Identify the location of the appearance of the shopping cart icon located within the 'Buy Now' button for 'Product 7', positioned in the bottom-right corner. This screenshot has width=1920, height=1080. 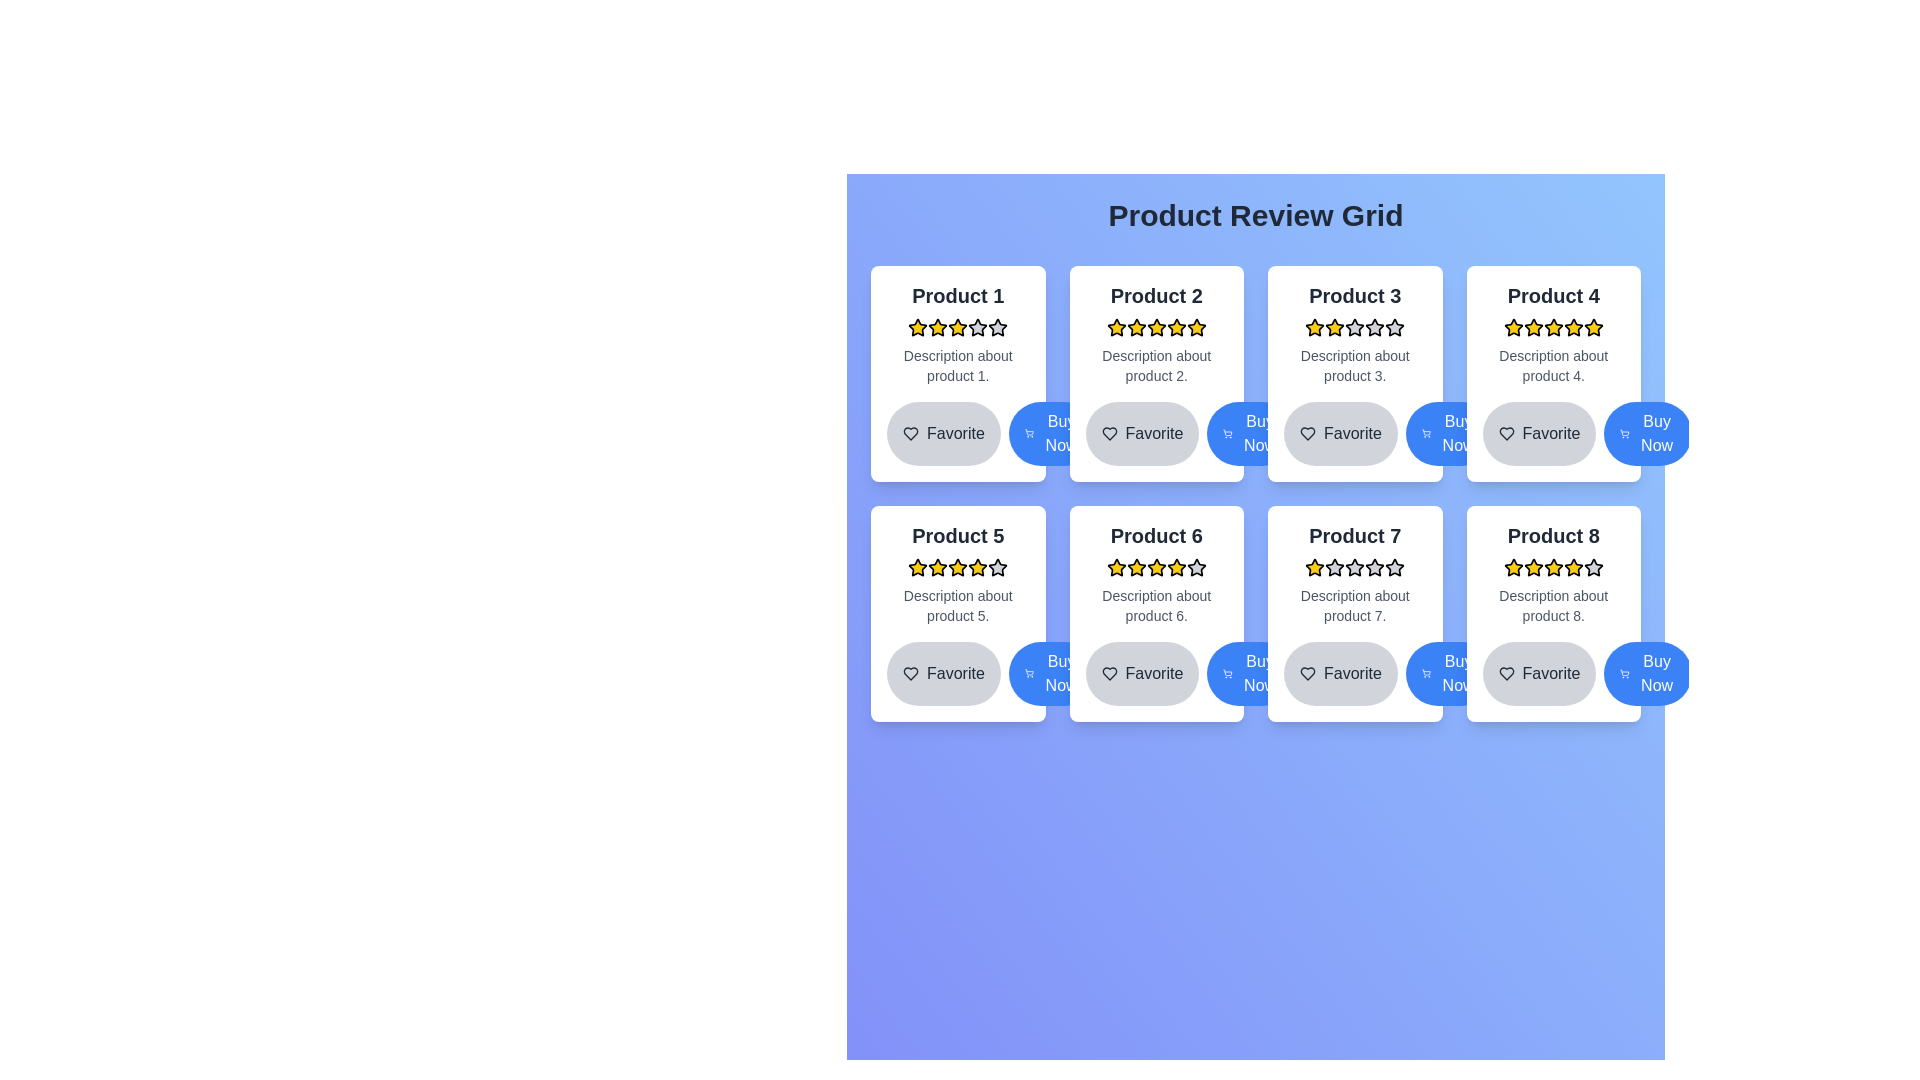
(1425, 674).